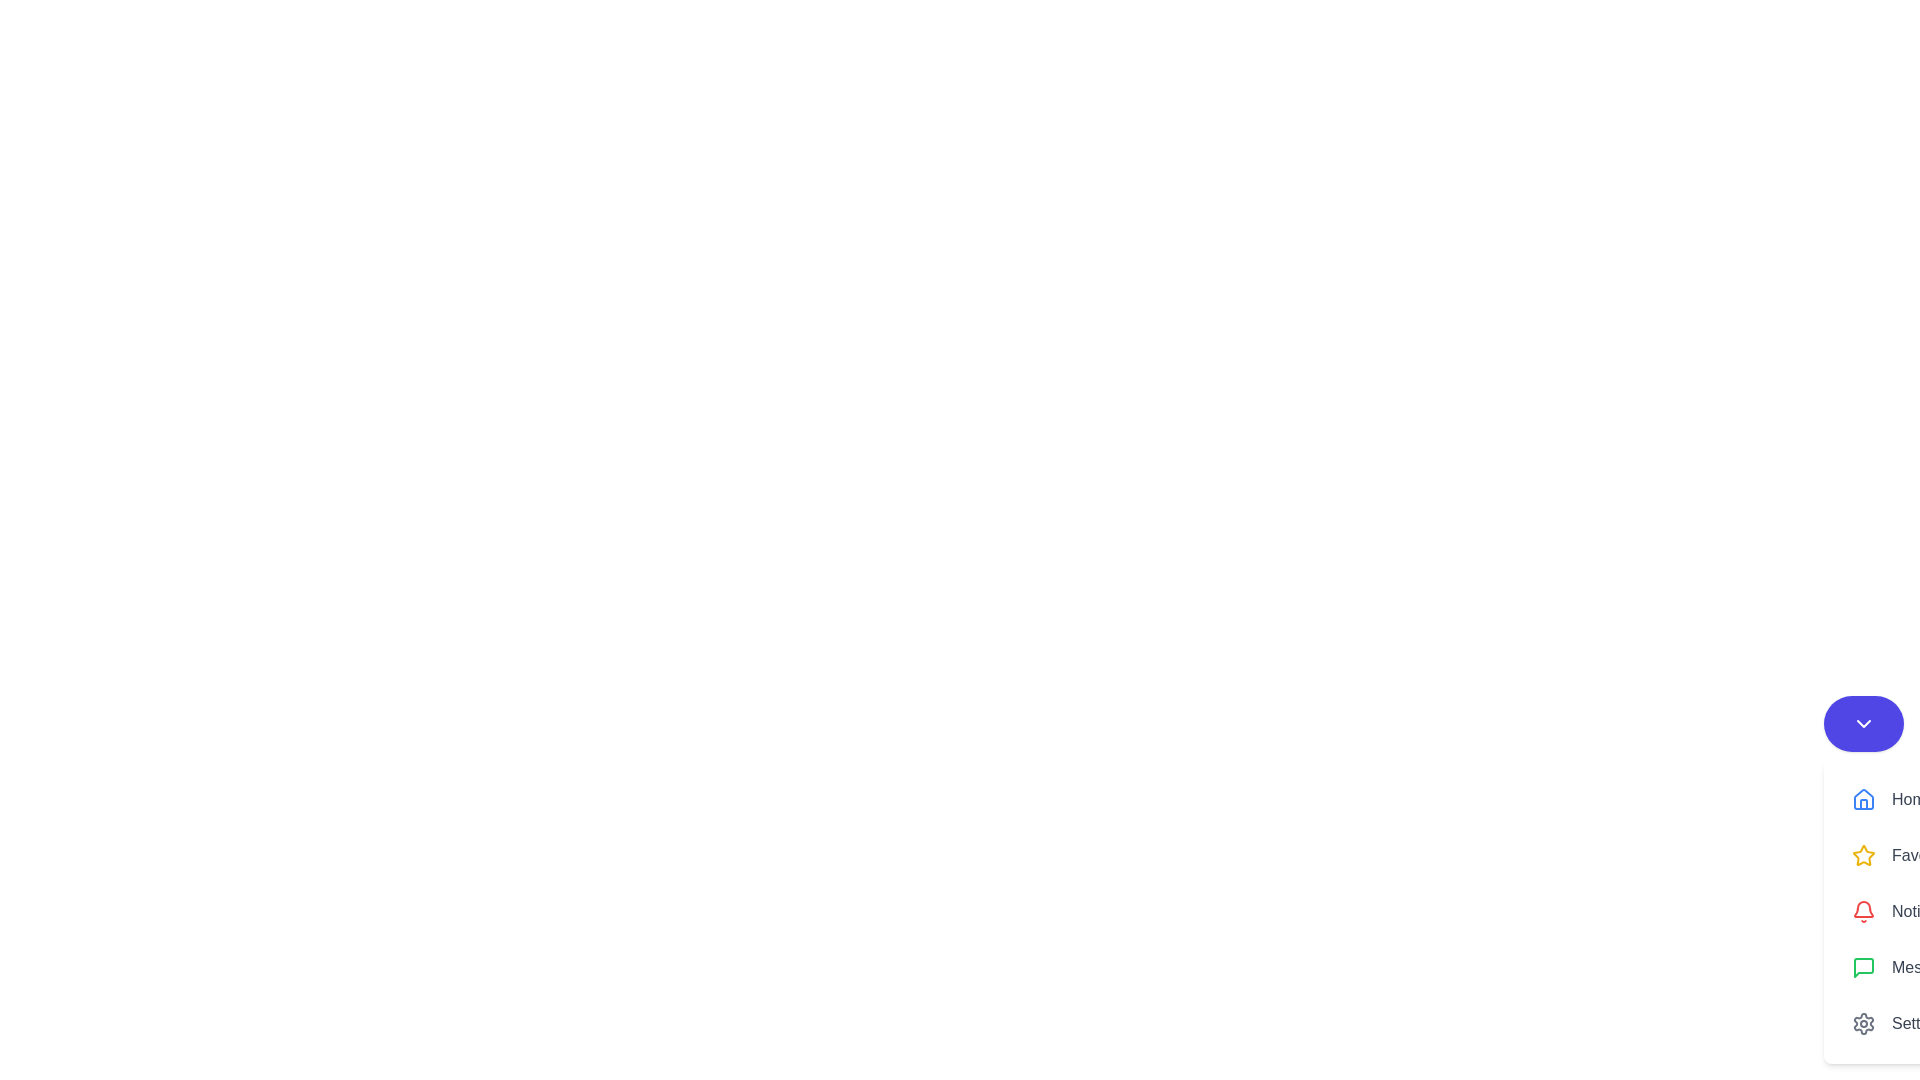  What do you see at coordinates (1862, 967) in the screenshot?
I see `the messaging icon located in the vertical menu on the right side of the interface, which is the fourth icon below the notification bell and above the settings gear` at bounding box center [1862, 967].